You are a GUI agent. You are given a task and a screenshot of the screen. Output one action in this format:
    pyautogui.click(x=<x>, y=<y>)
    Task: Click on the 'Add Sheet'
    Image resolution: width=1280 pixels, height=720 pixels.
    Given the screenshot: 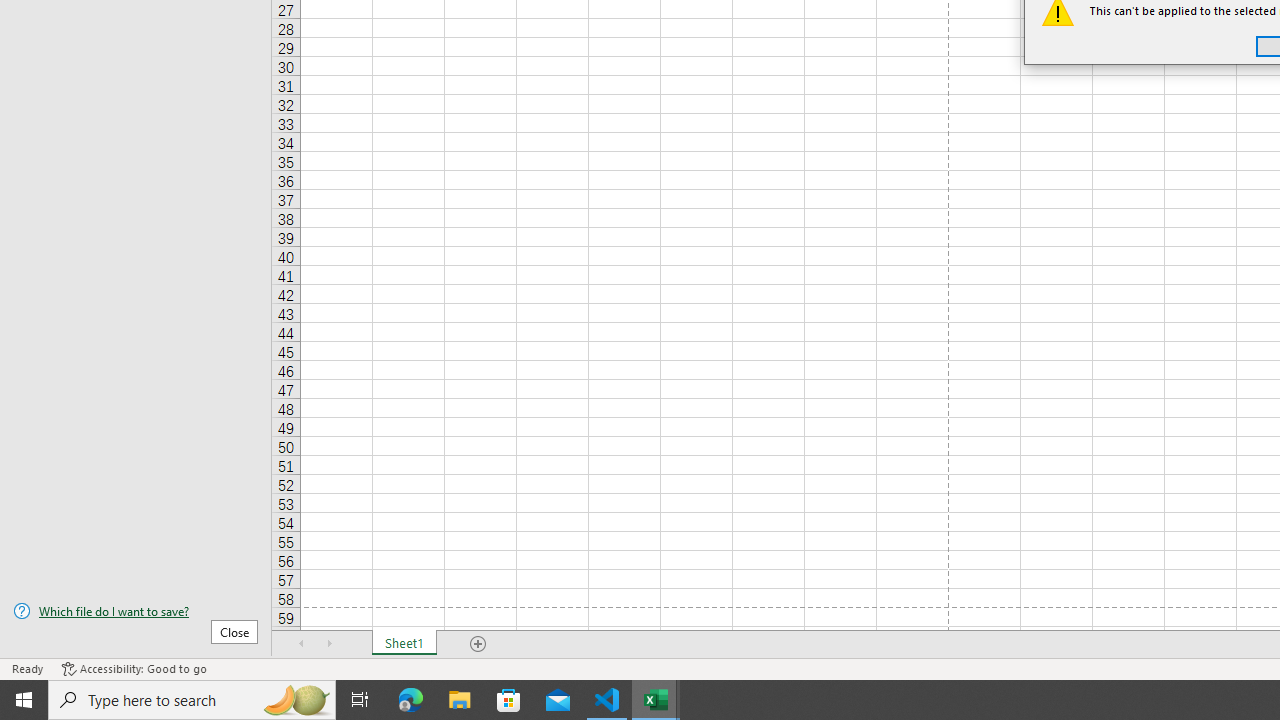 What is the action you would take?
    pyautogui.click(x=477, y=644)
    